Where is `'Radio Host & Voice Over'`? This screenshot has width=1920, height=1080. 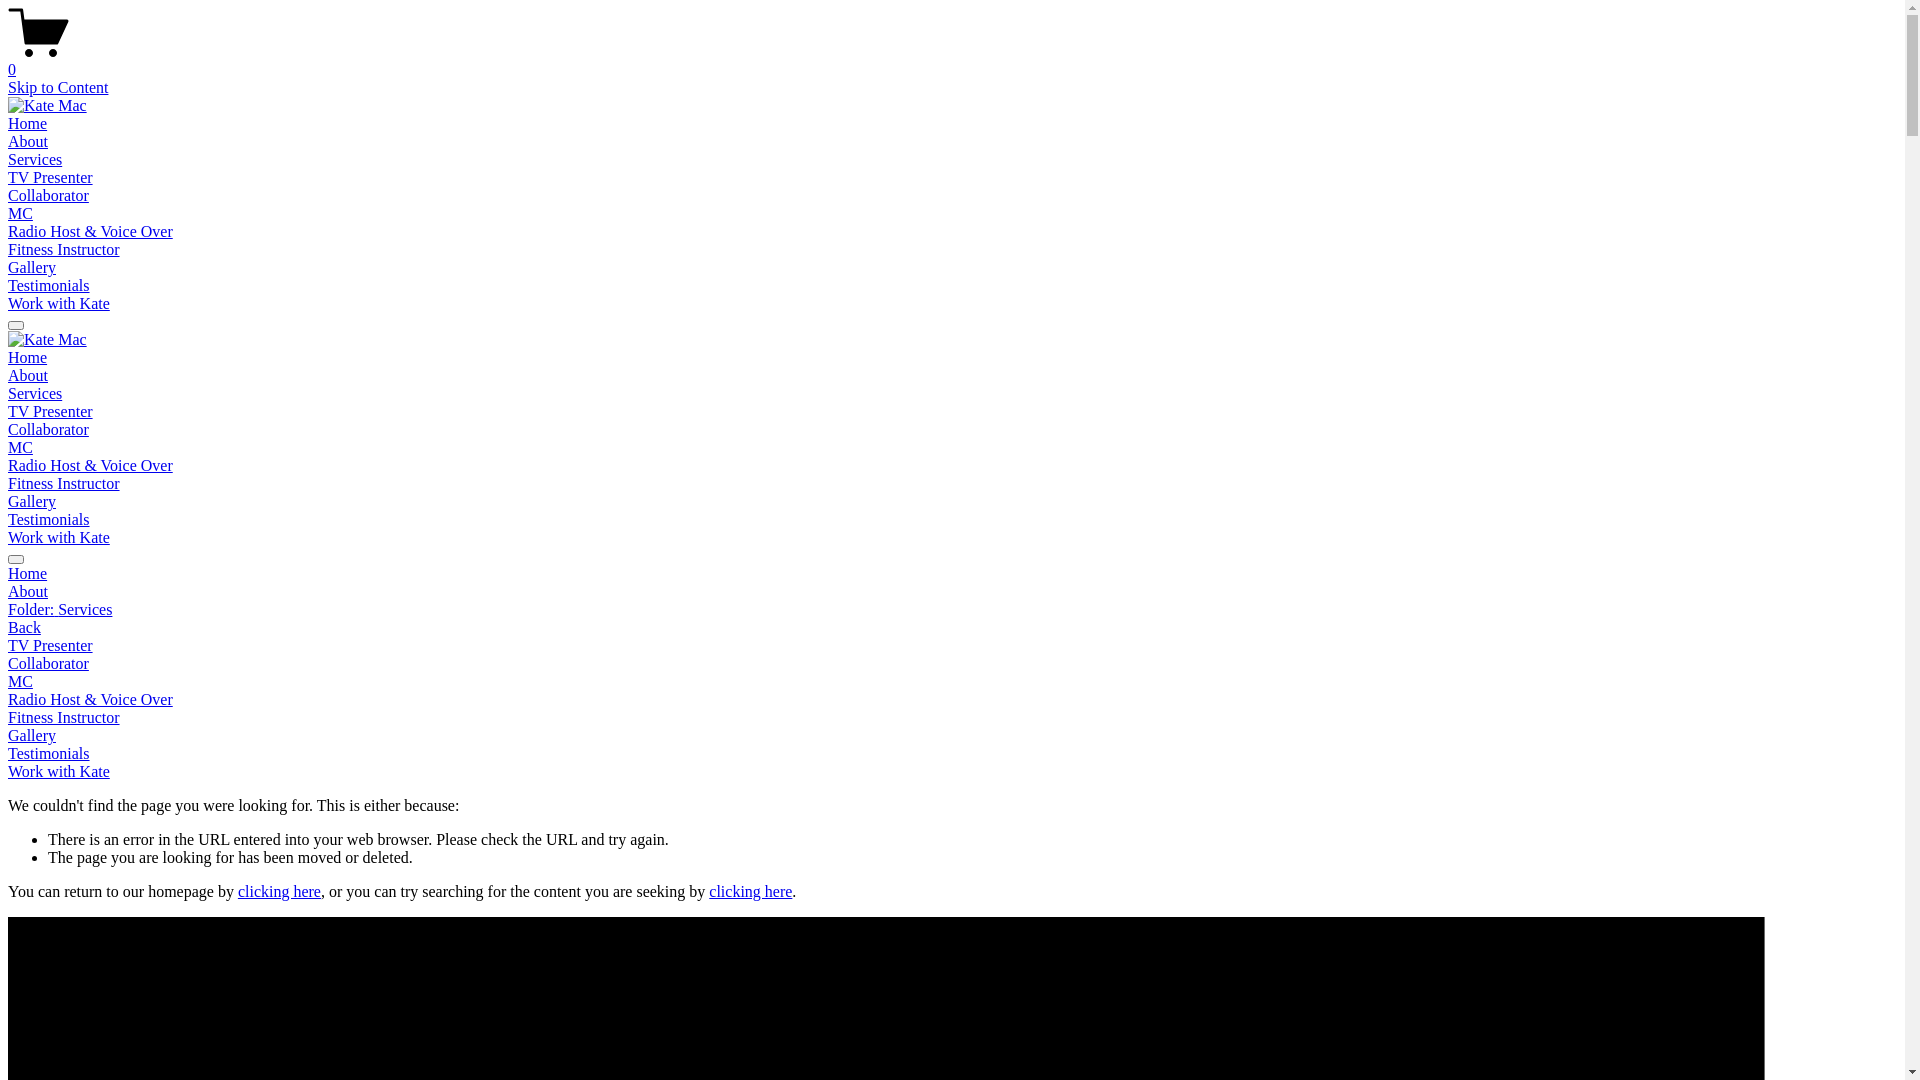
'Radio Host & Voice Over' is located at coordinates (89, 465).